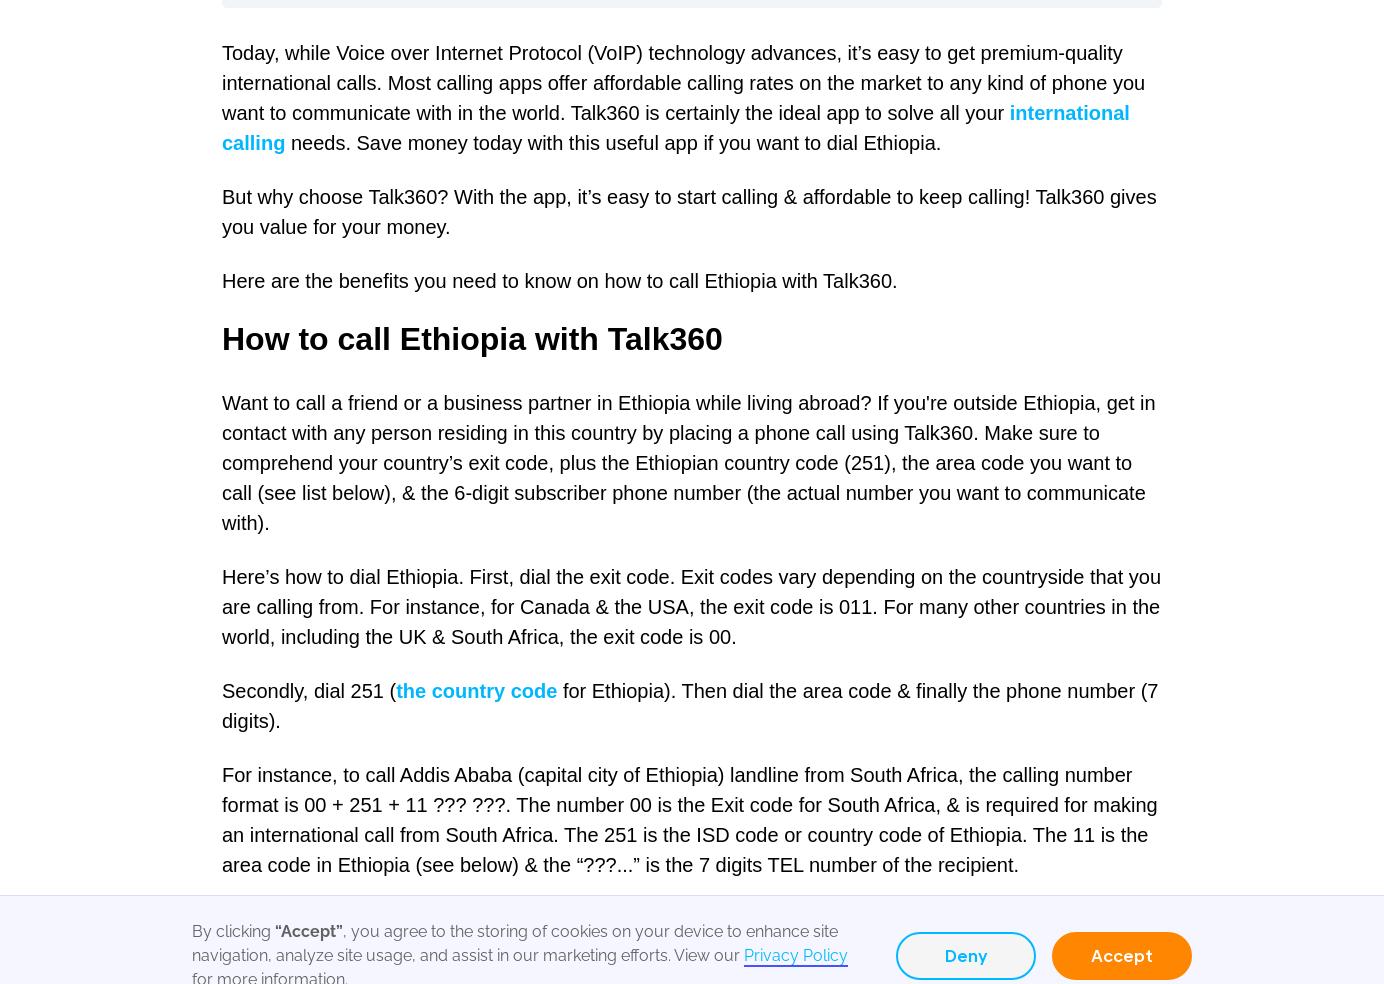 The image size is (1384, 984). Describe the element at coordinates (611, 142) in the screenshot. I see `'needs. Save money today with this useful app if you want to dial Ethiopia.'` at that location.